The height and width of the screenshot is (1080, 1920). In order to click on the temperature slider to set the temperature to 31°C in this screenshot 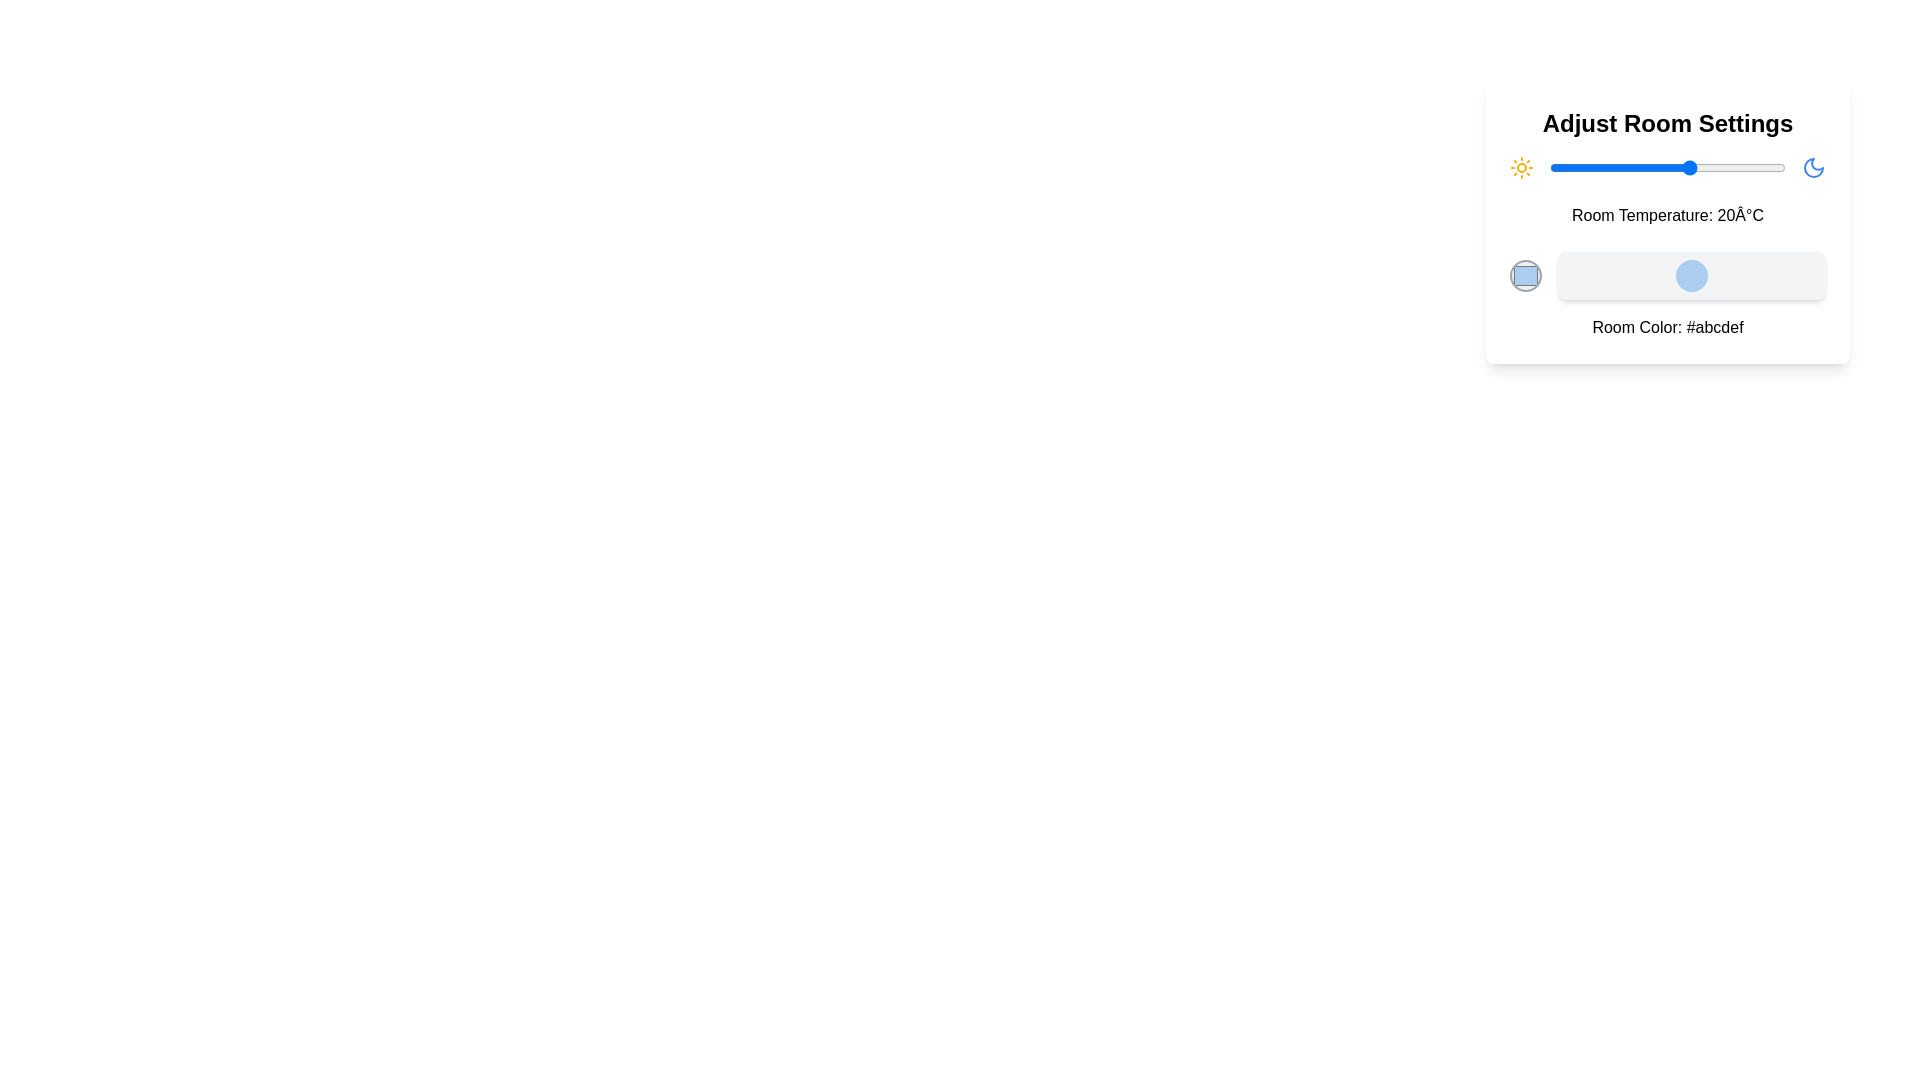, I will do `click(1742, 167)`.